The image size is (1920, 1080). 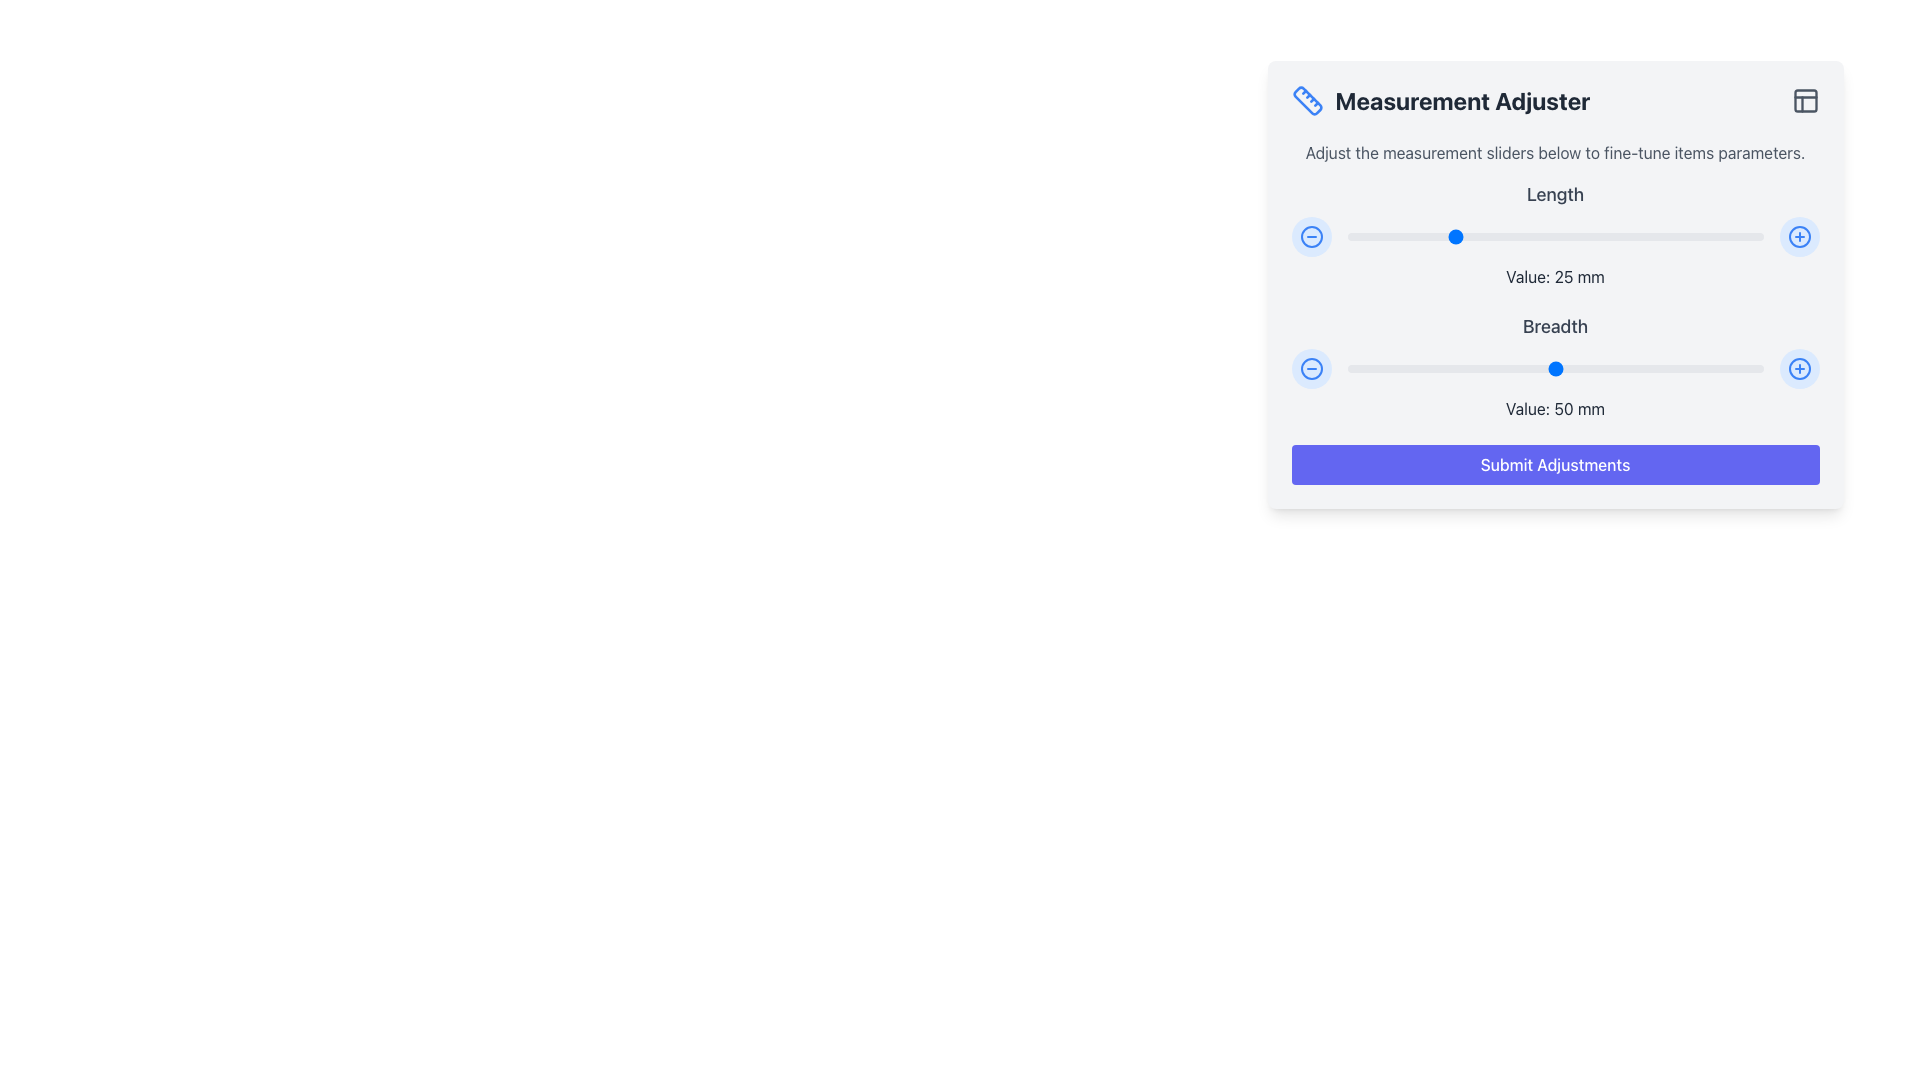 What do you see at coordinates (1307, 100) in the screenshot?
I see `the blue ruler icon located to the left of the 'Measurement Adjuster' text in the header section` at bounding box center [1307, 100].